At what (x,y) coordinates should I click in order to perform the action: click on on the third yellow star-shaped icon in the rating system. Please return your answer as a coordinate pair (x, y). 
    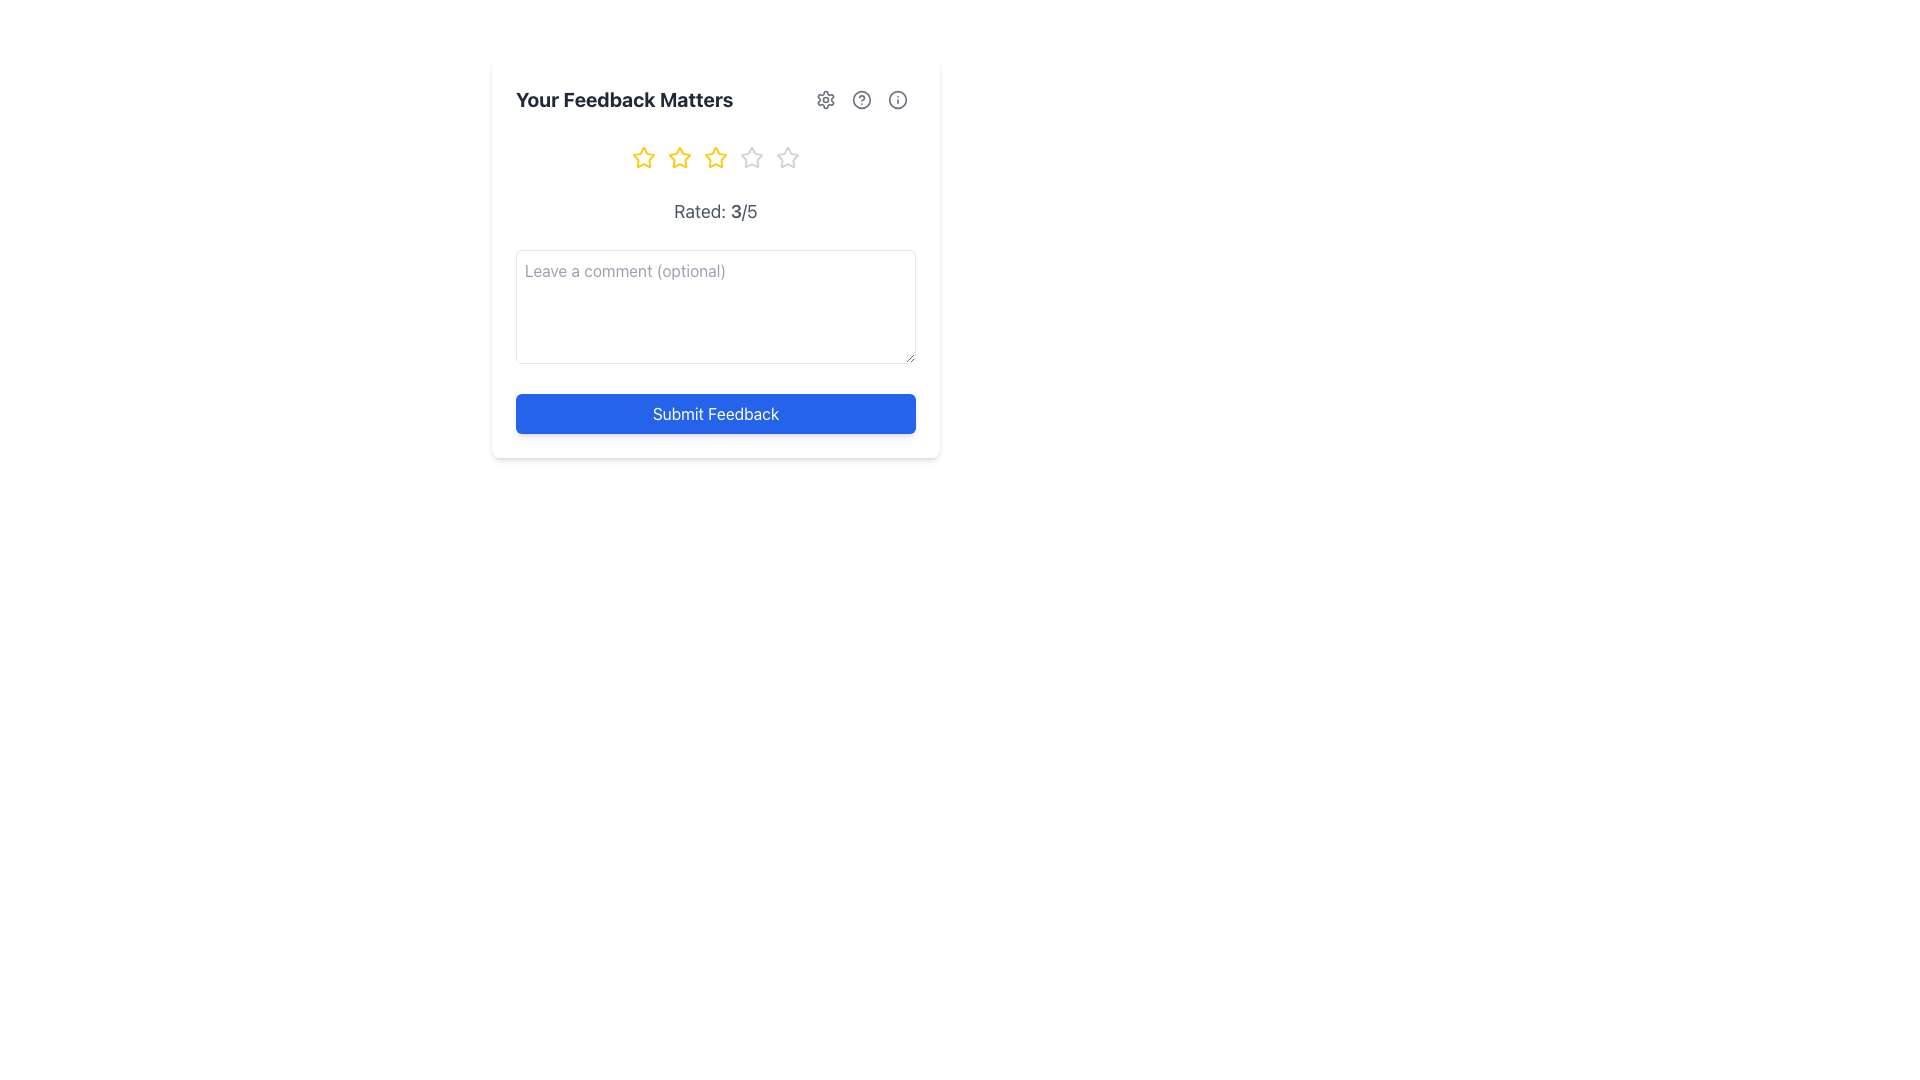
    Looking at the image, I should click on (715, 157).